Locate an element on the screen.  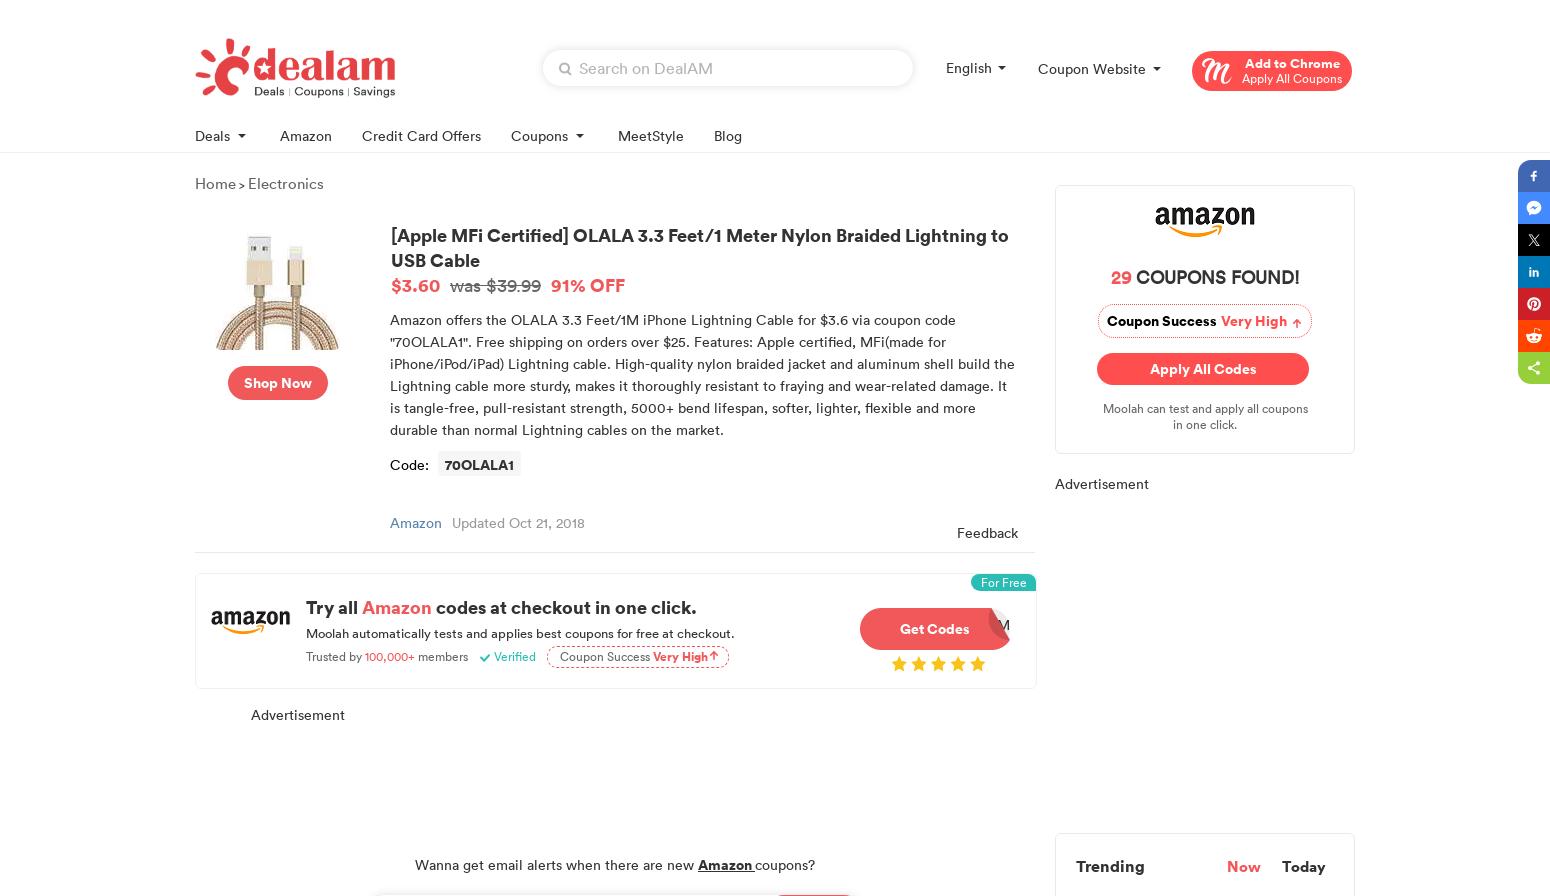
'91% OFF' is located at coordinates (588, 284).